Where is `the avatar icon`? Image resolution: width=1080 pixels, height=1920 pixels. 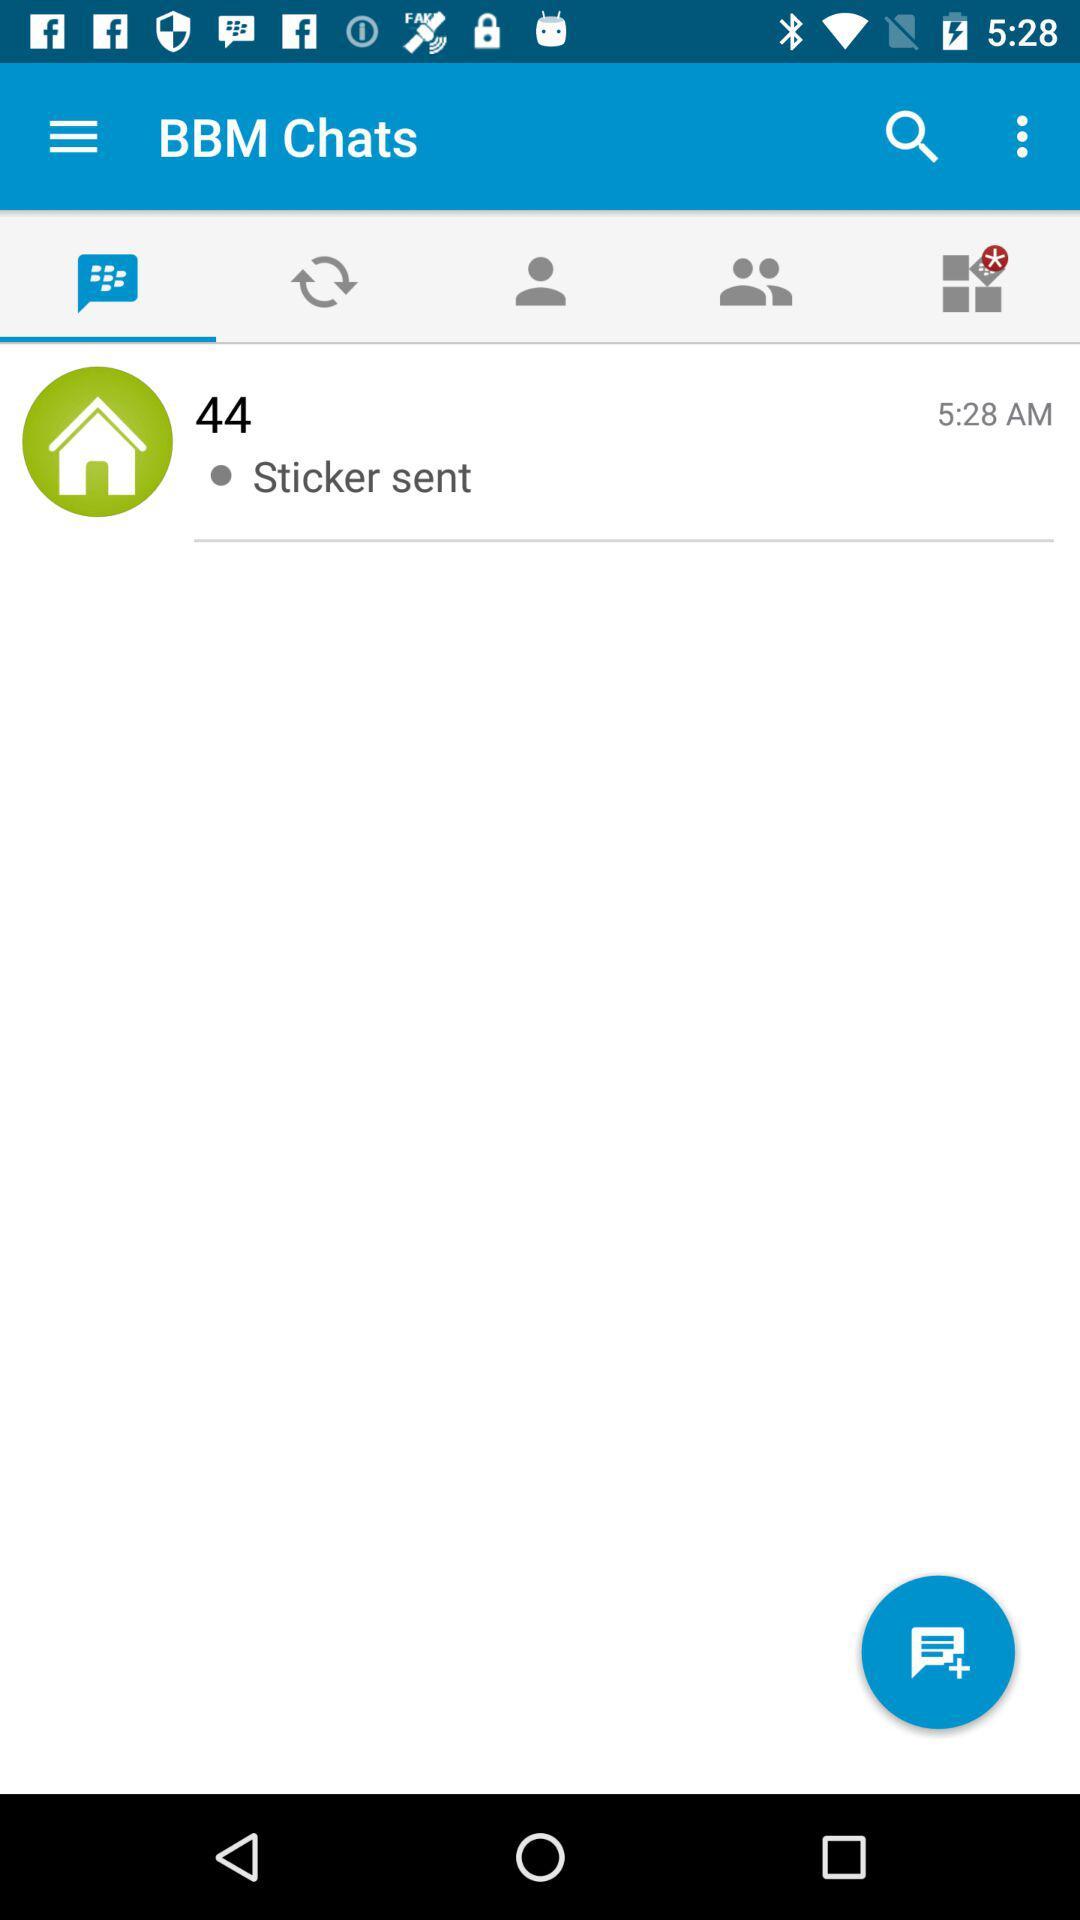
the avatar icon is located at coordinates (540, 280).